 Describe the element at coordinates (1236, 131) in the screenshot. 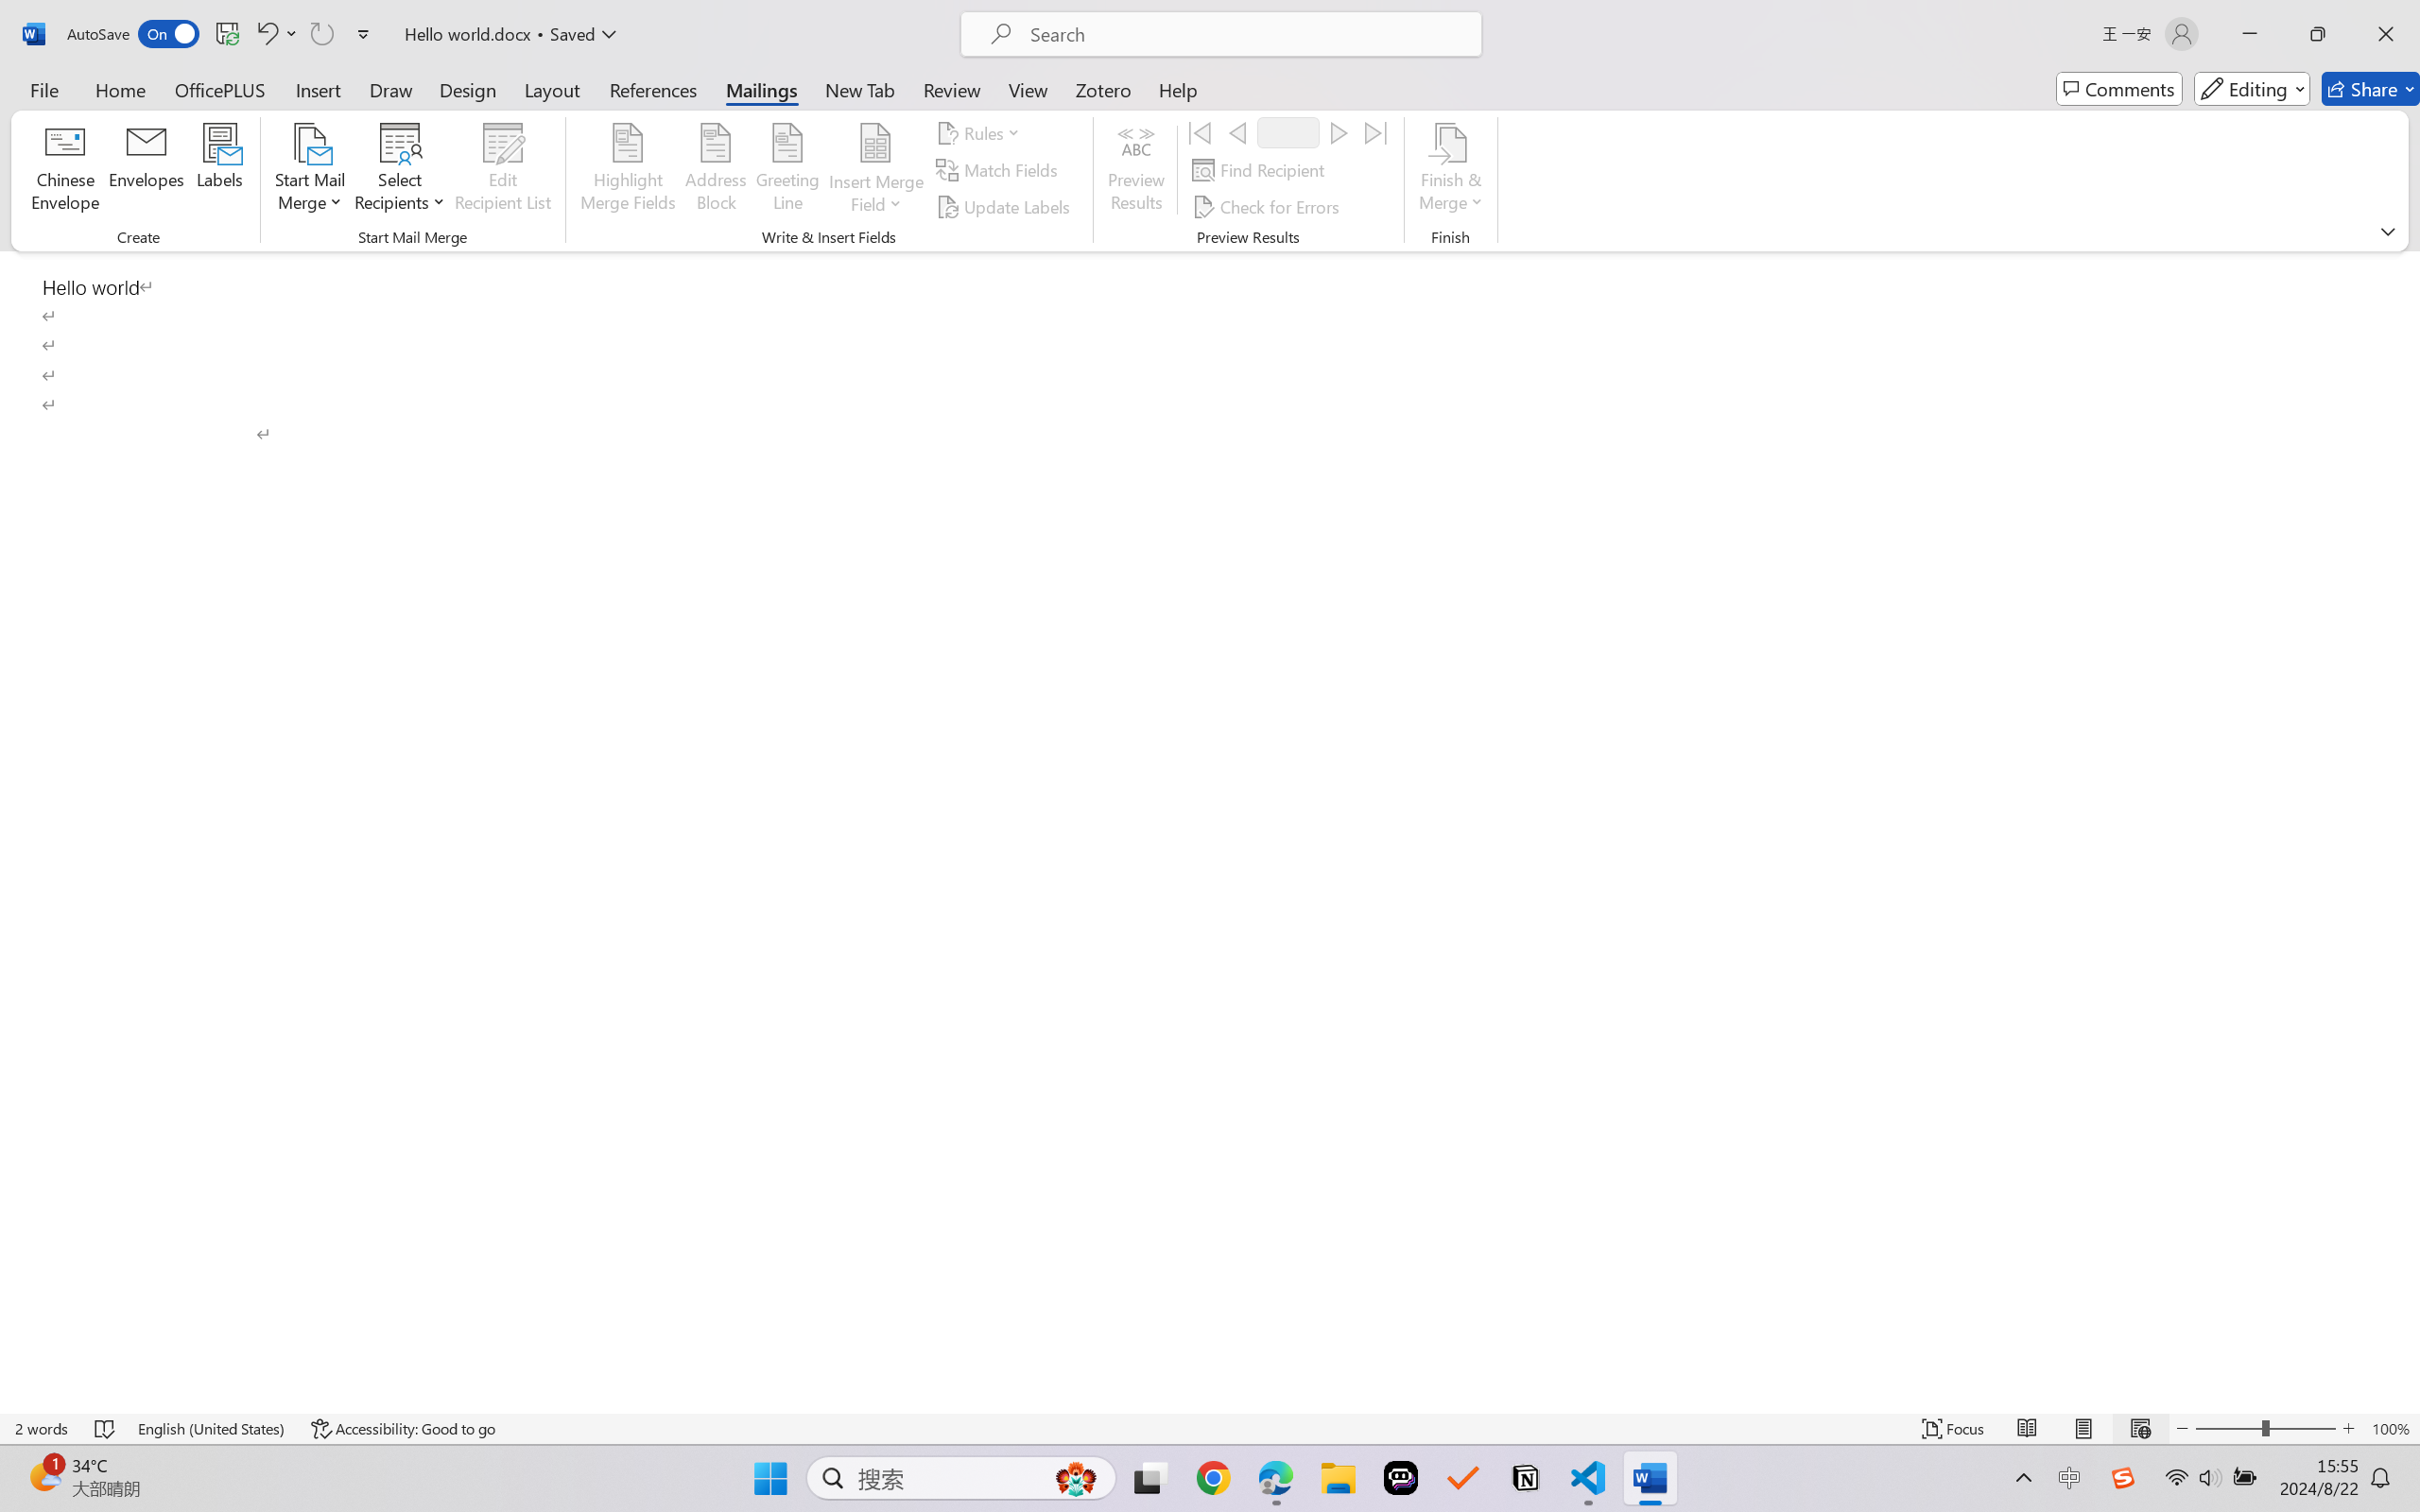

I see `'Previous'` at that location.